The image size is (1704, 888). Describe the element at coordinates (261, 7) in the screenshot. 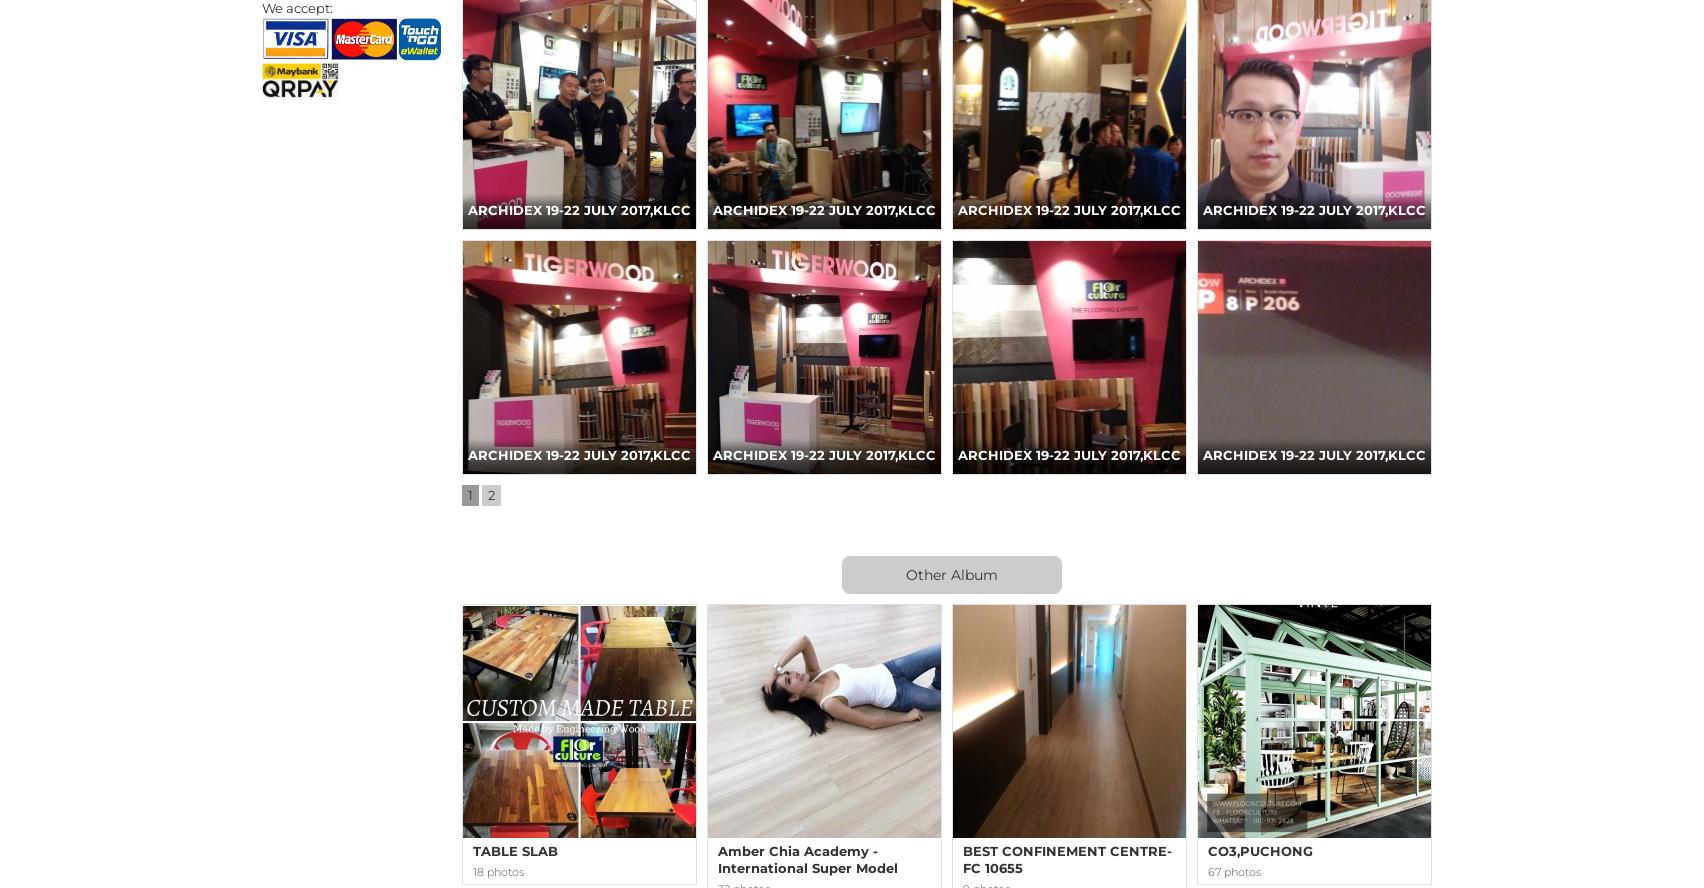

I see `'We accept:'` at that location.